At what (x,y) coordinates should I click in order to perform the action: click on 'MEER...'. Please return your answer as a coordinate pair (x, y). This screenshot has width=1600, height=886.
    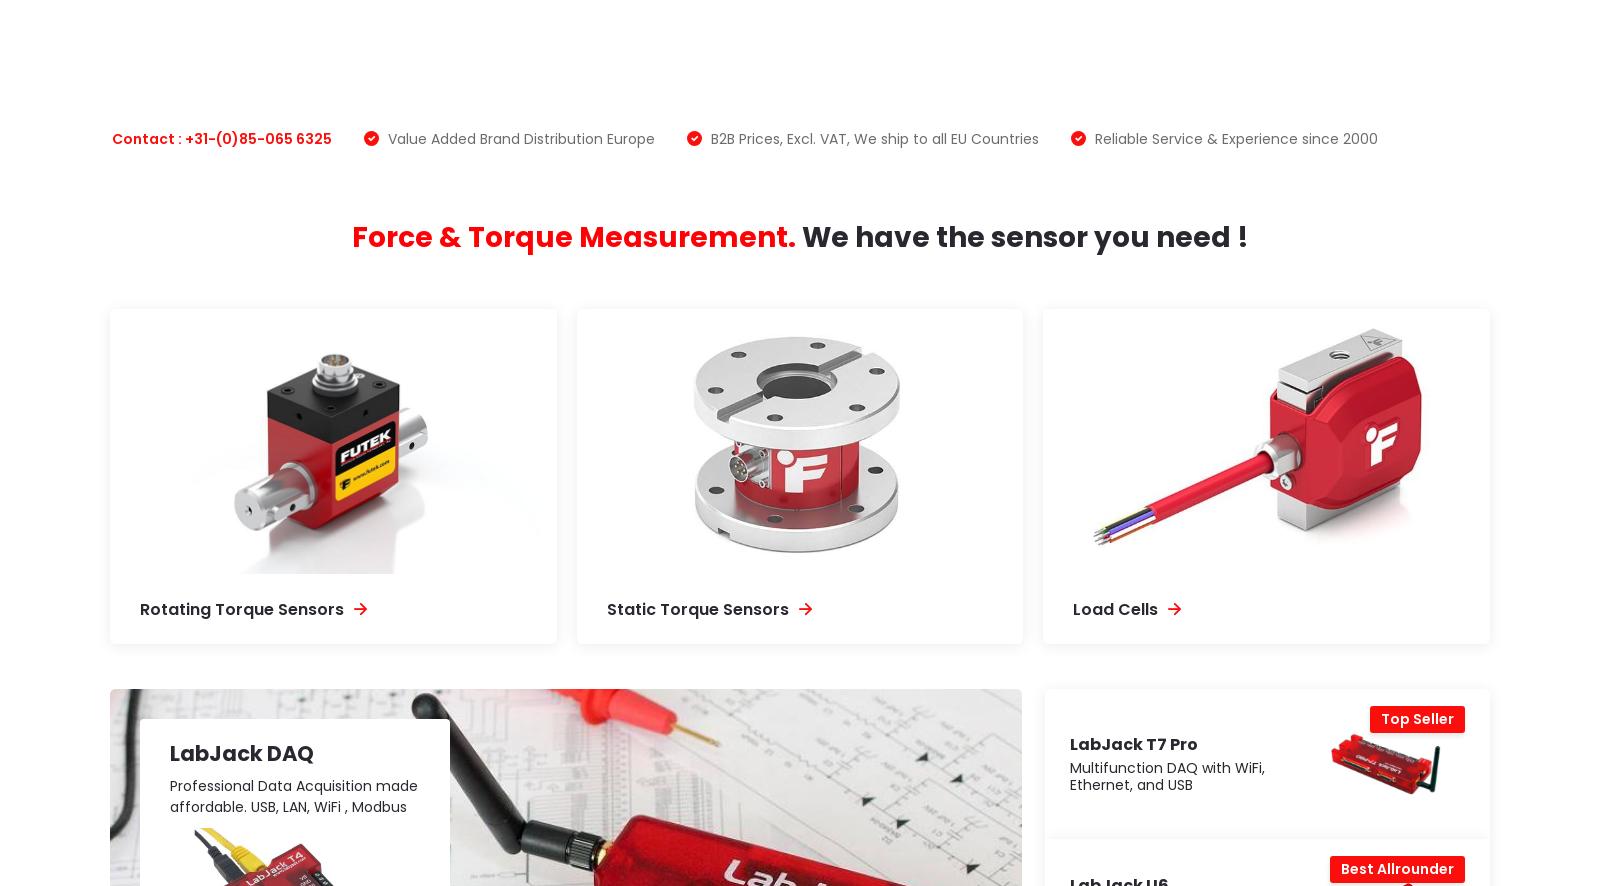
    Looking at the image, I should click on (1464, 81).